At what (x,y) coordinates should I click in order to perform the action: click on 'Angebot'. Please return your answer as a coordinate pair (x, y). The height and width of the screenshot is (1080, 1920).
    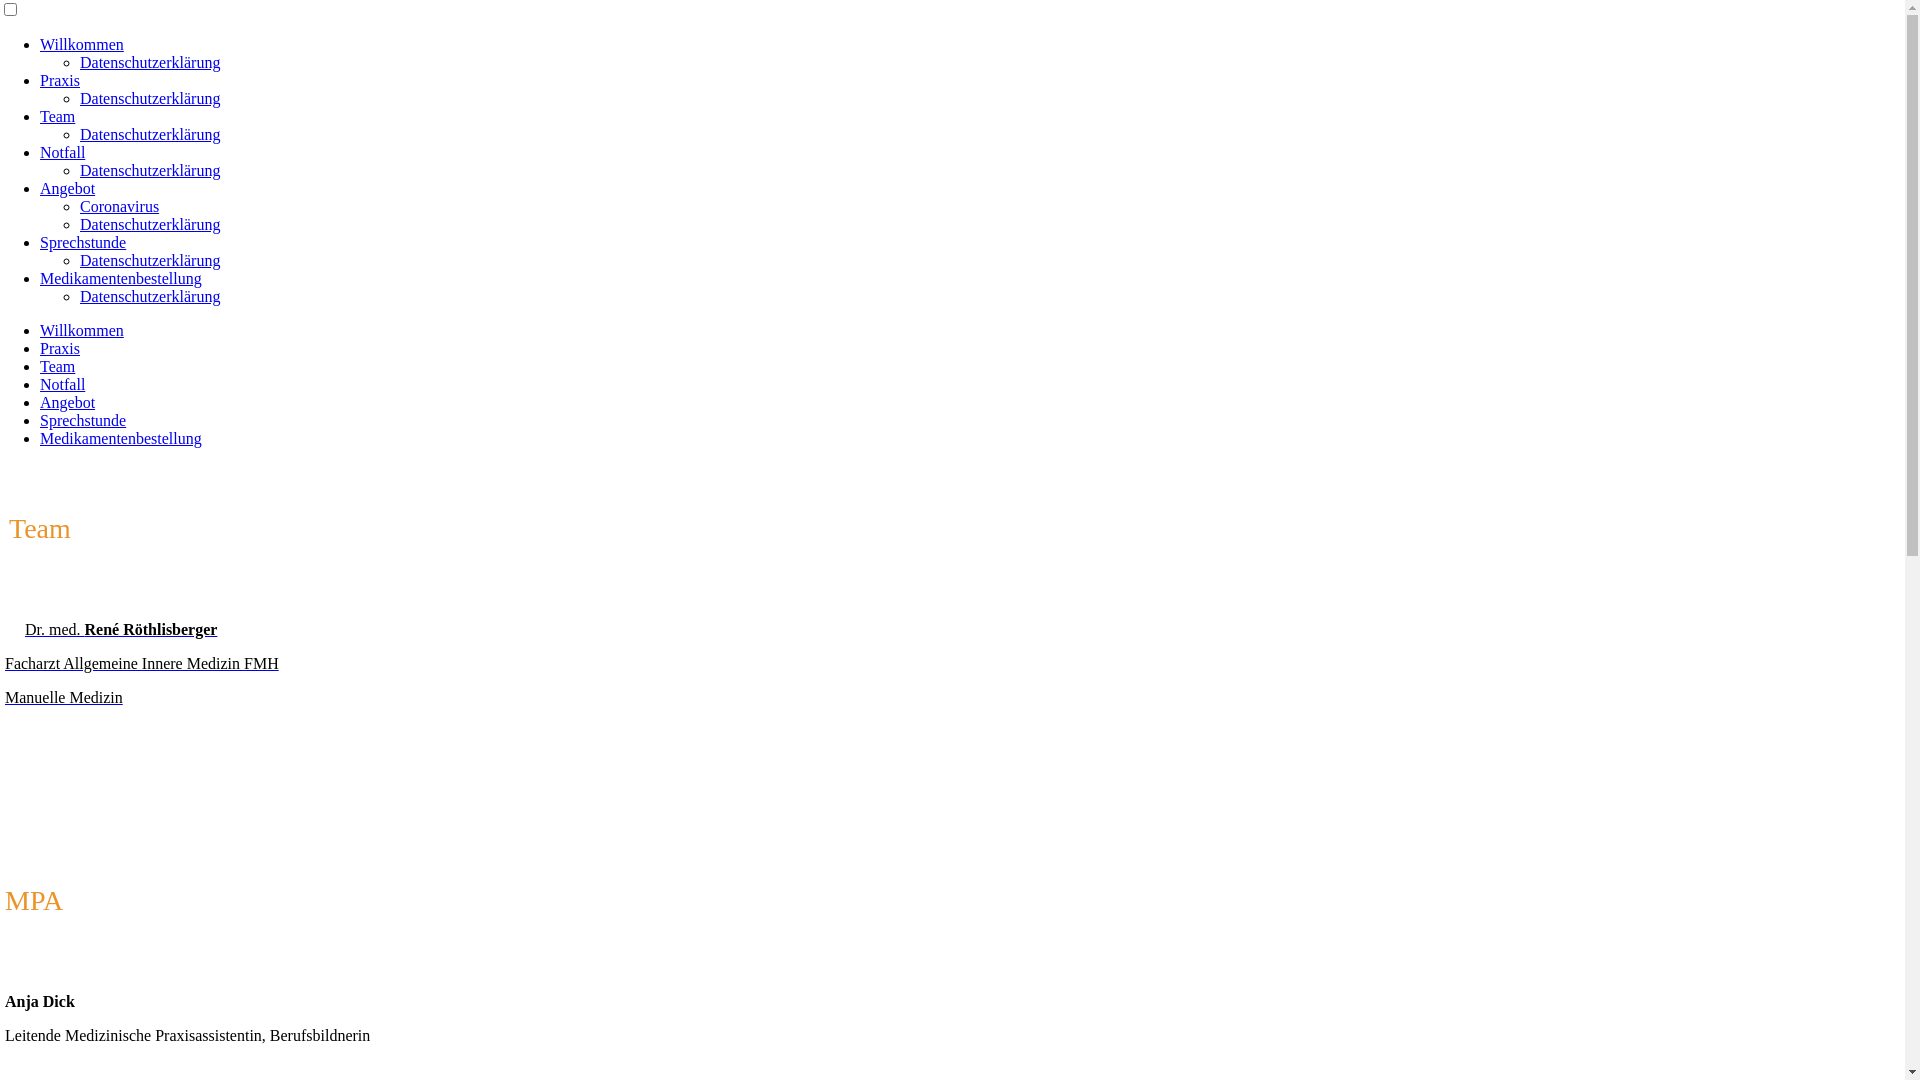
    Looking at the image, I should click on (67, 402).